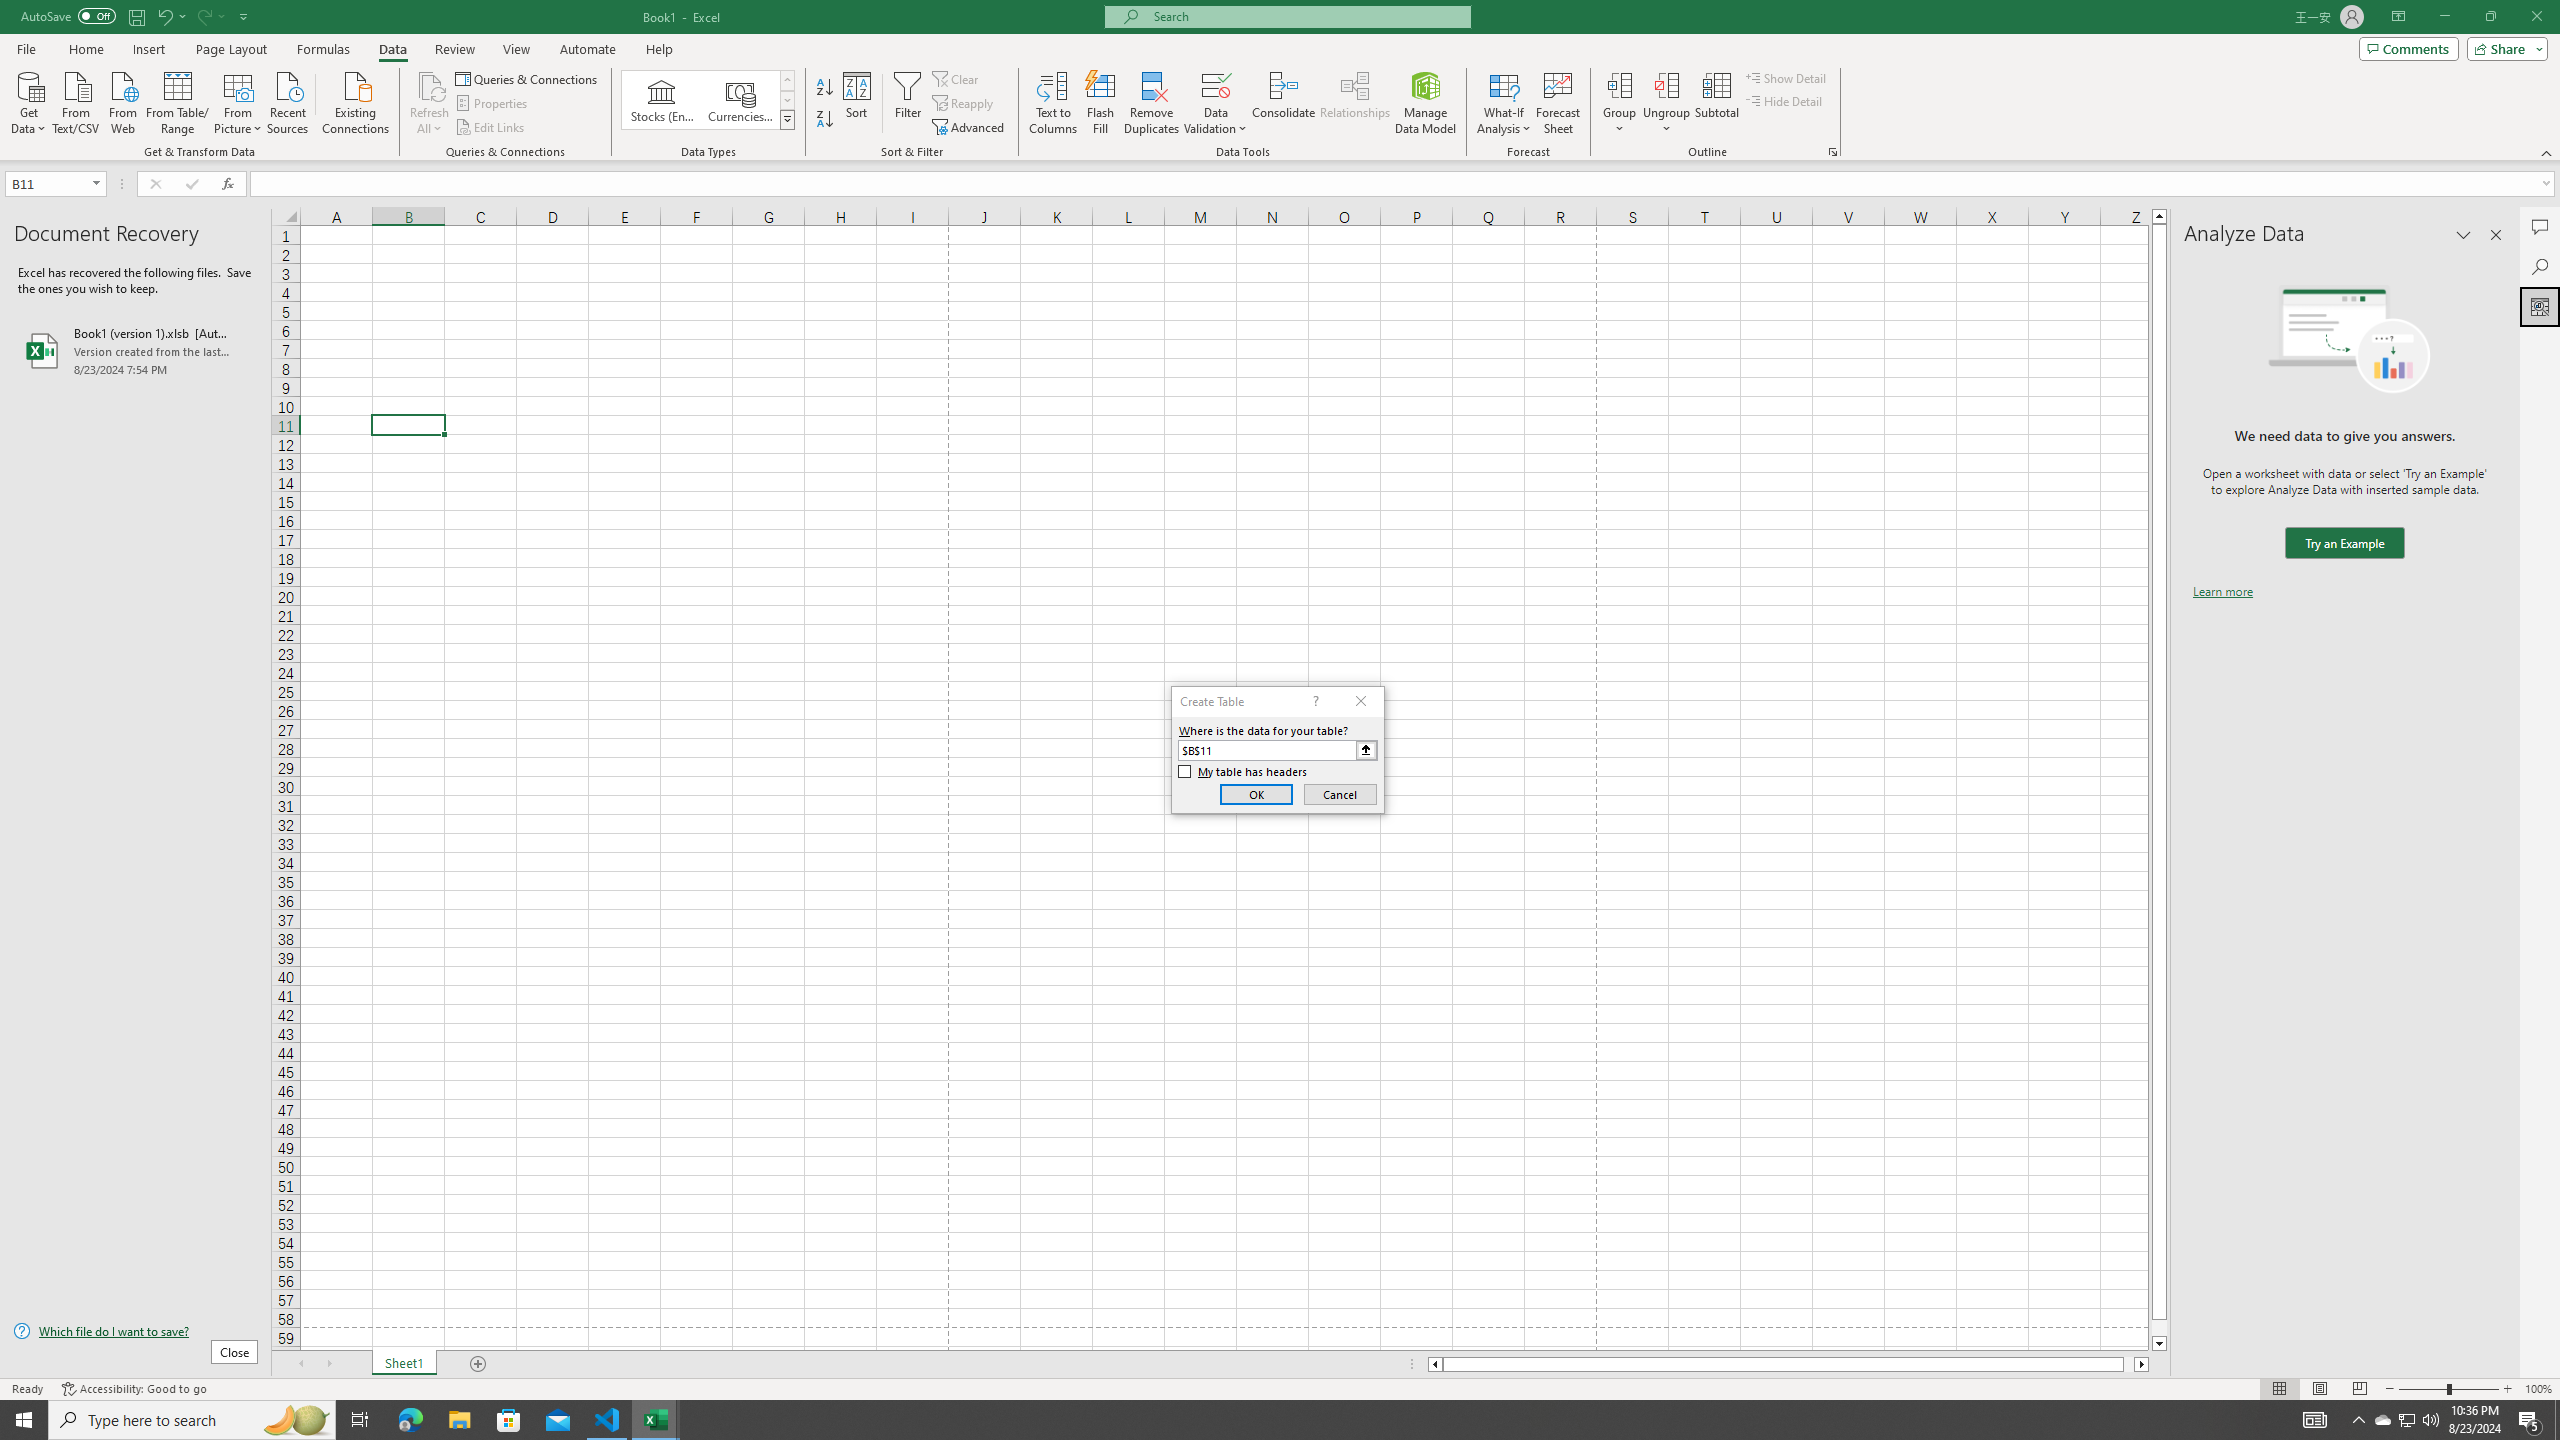 Image resolution: width=2560 pixels, height=1440 pixels. Describe the element at coordinates (1831, 150) in the screenshot. I see `'Group and Outline Settings'` at that location.